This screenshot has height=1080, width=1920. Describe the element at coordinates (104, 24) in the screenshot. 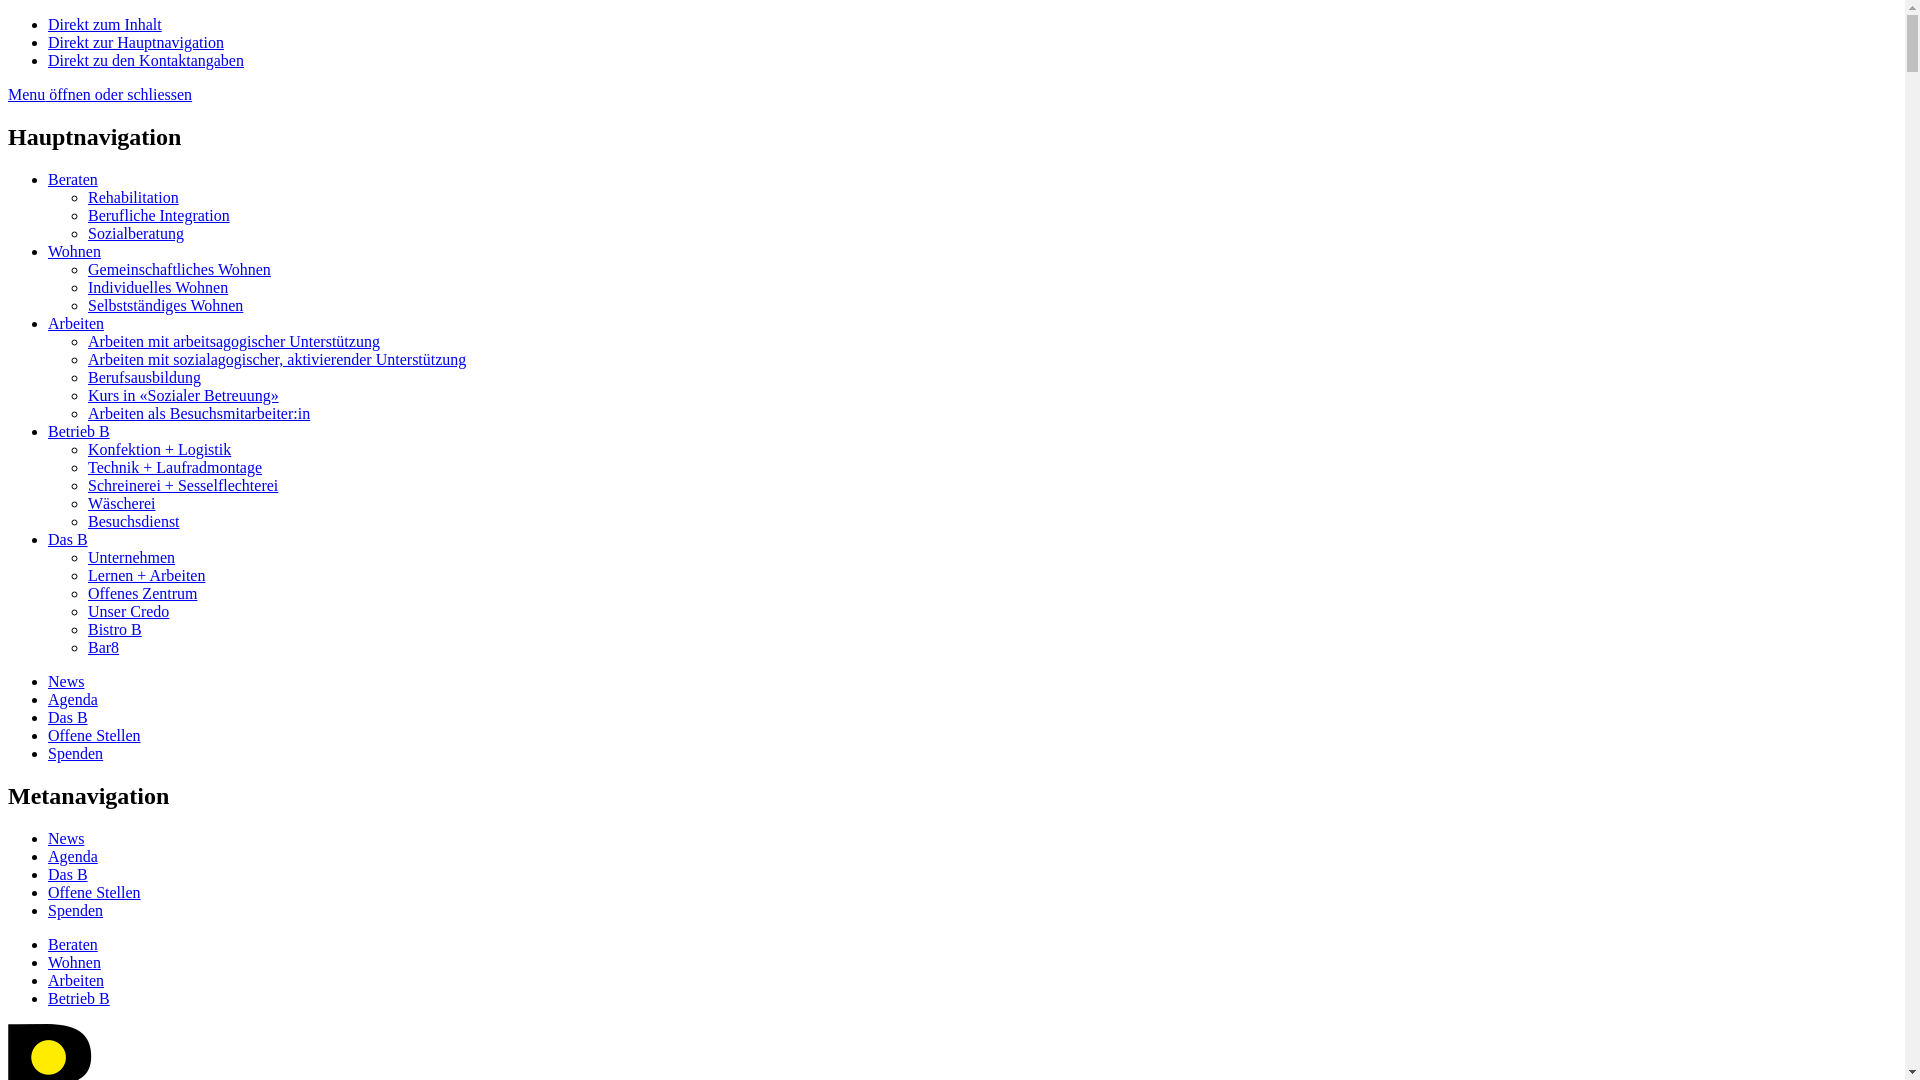

I see `'Direkt zum Inhalt'` at that location.